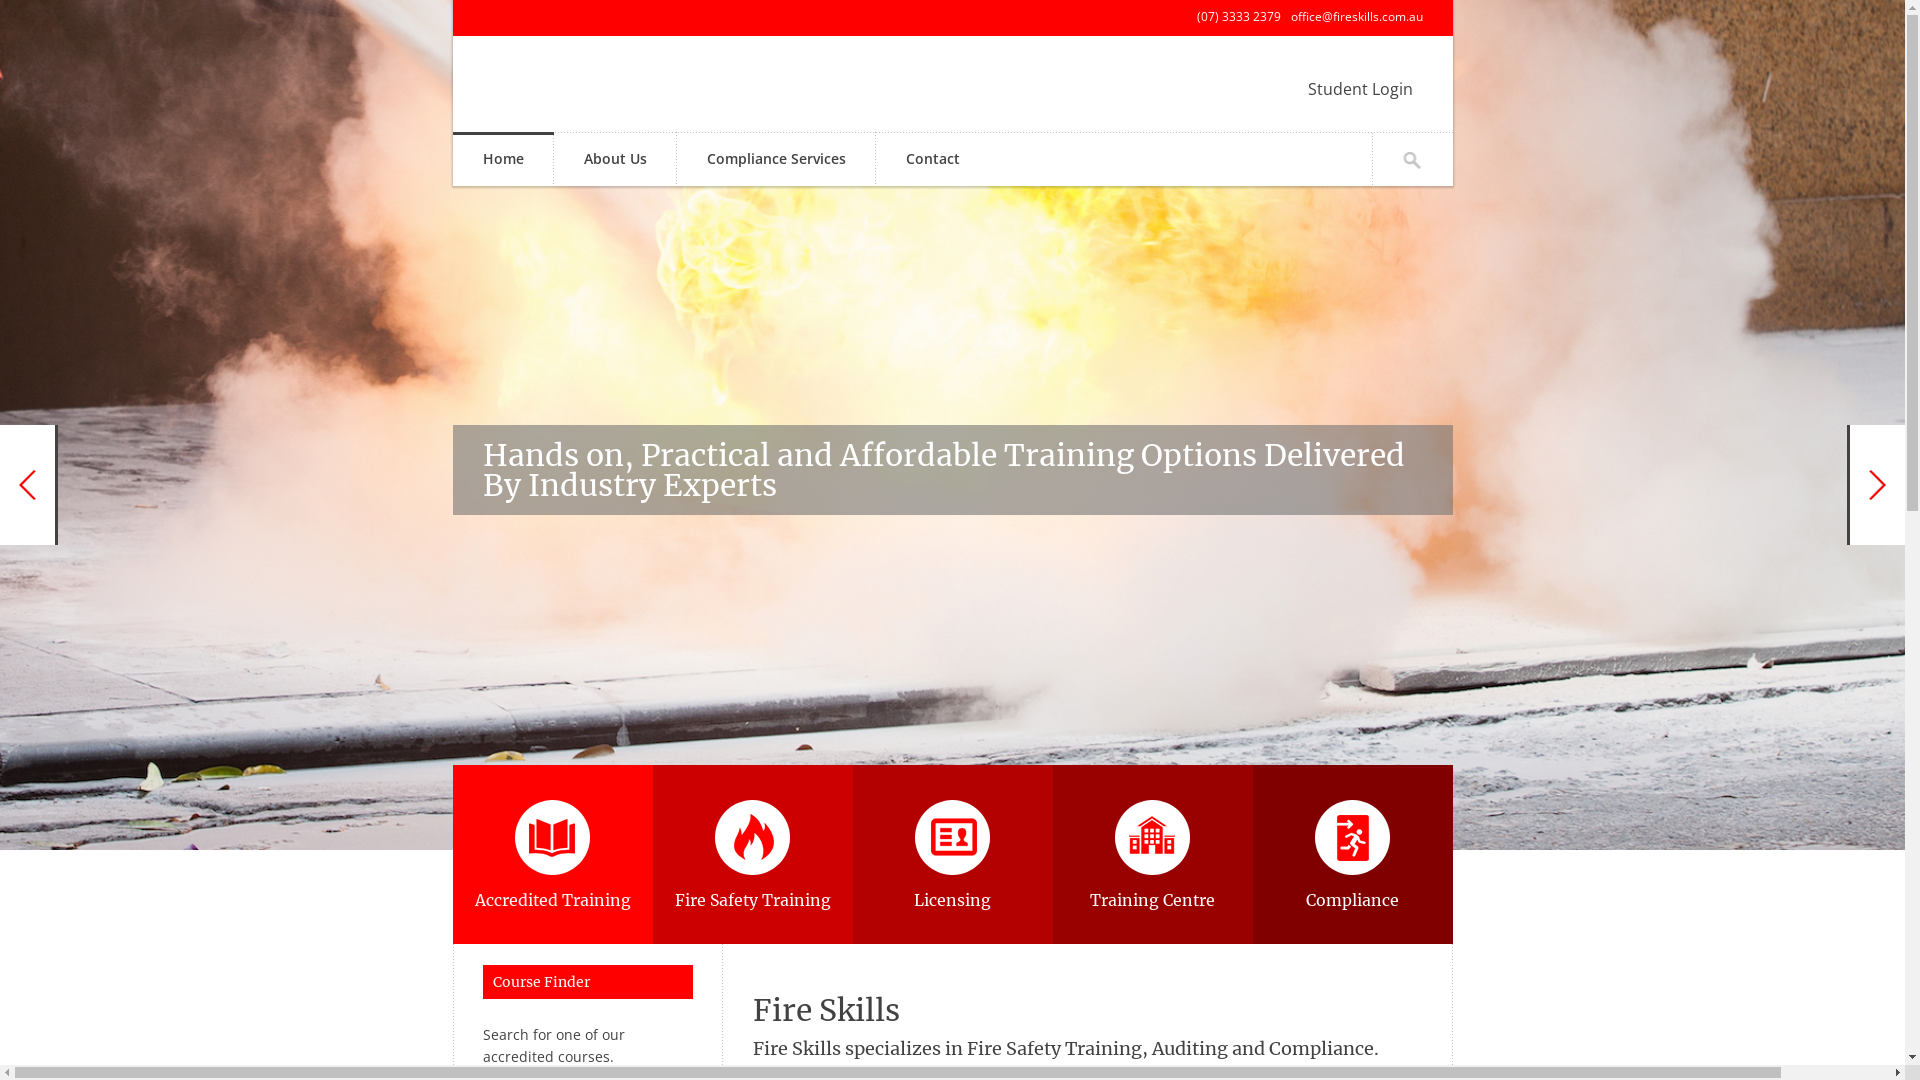 The height and width of the screenshot is (1080, 1920). Describe the element at coordinates (1360, 87) in the screenshot. I see `'Student Login'` at that location.